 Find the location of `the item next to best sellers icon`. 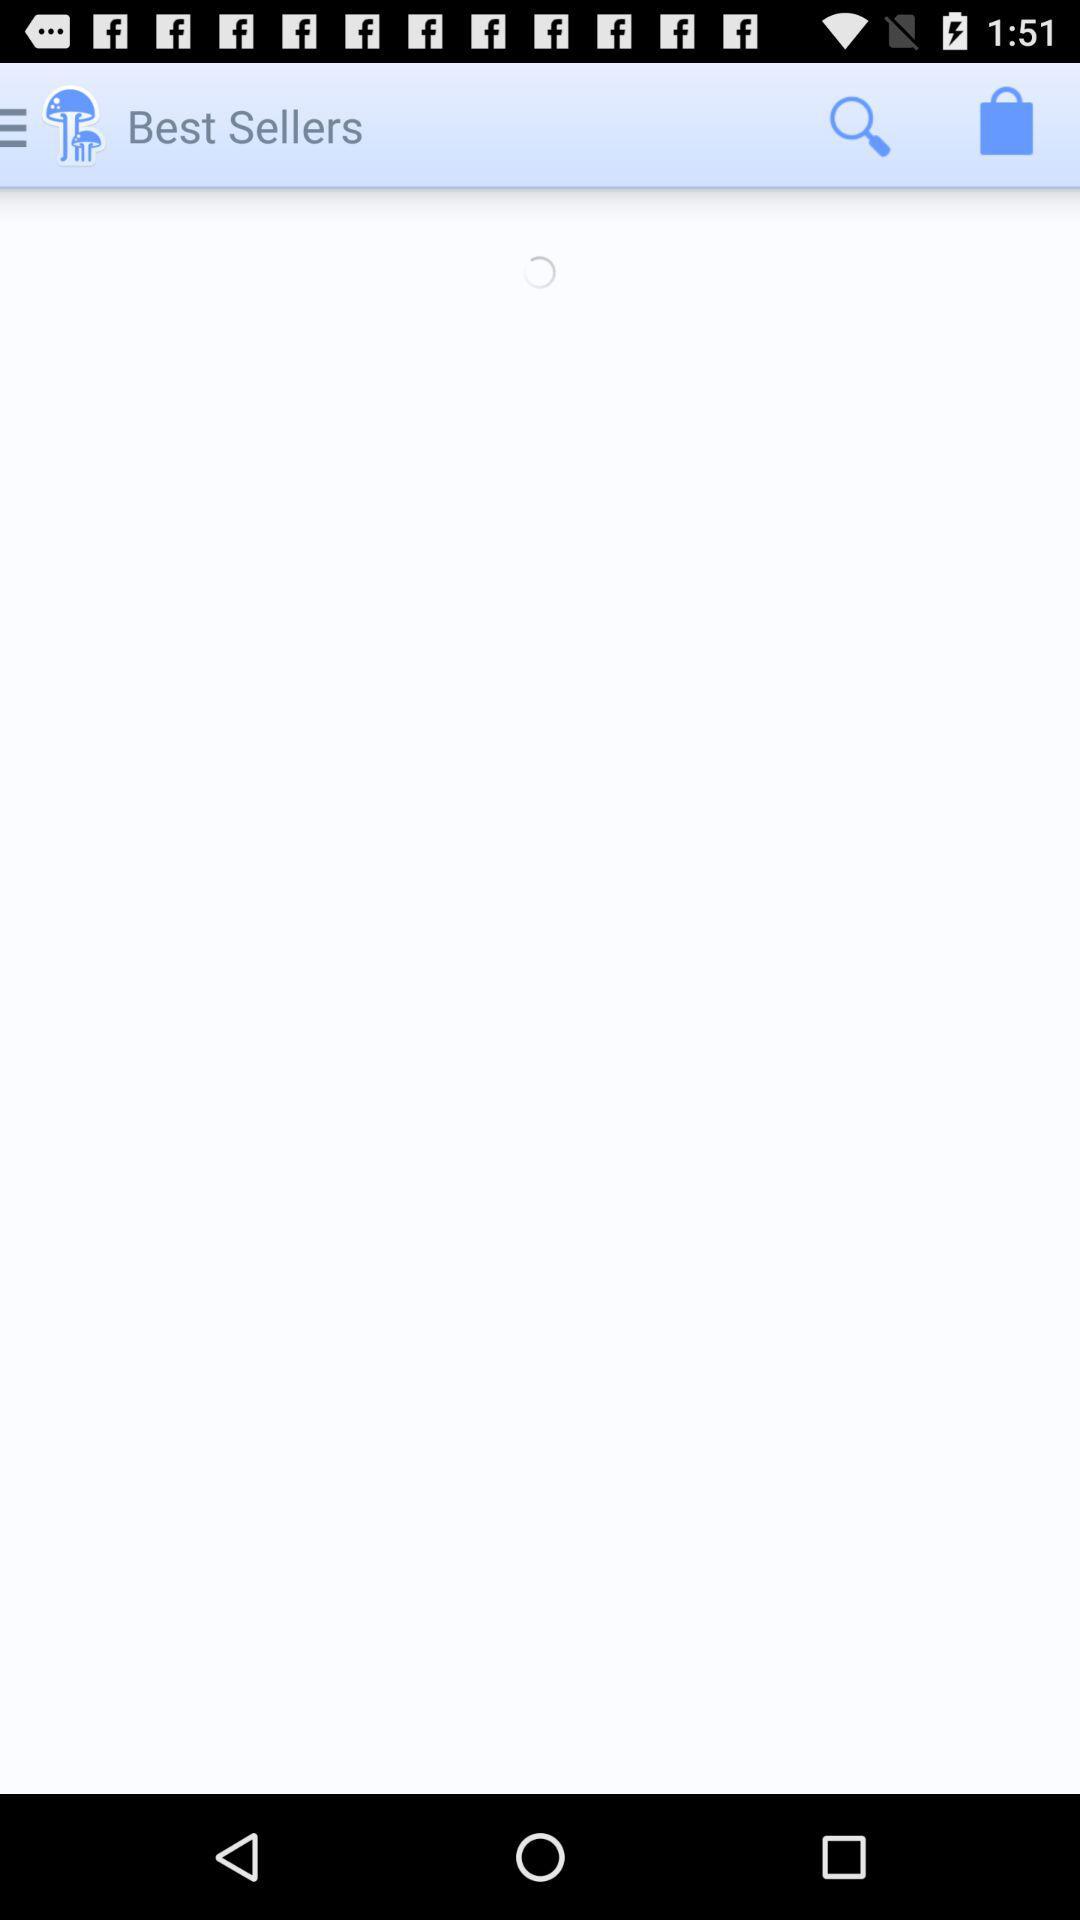

the item next to best sellers icon is located at coordinates (858, 124).